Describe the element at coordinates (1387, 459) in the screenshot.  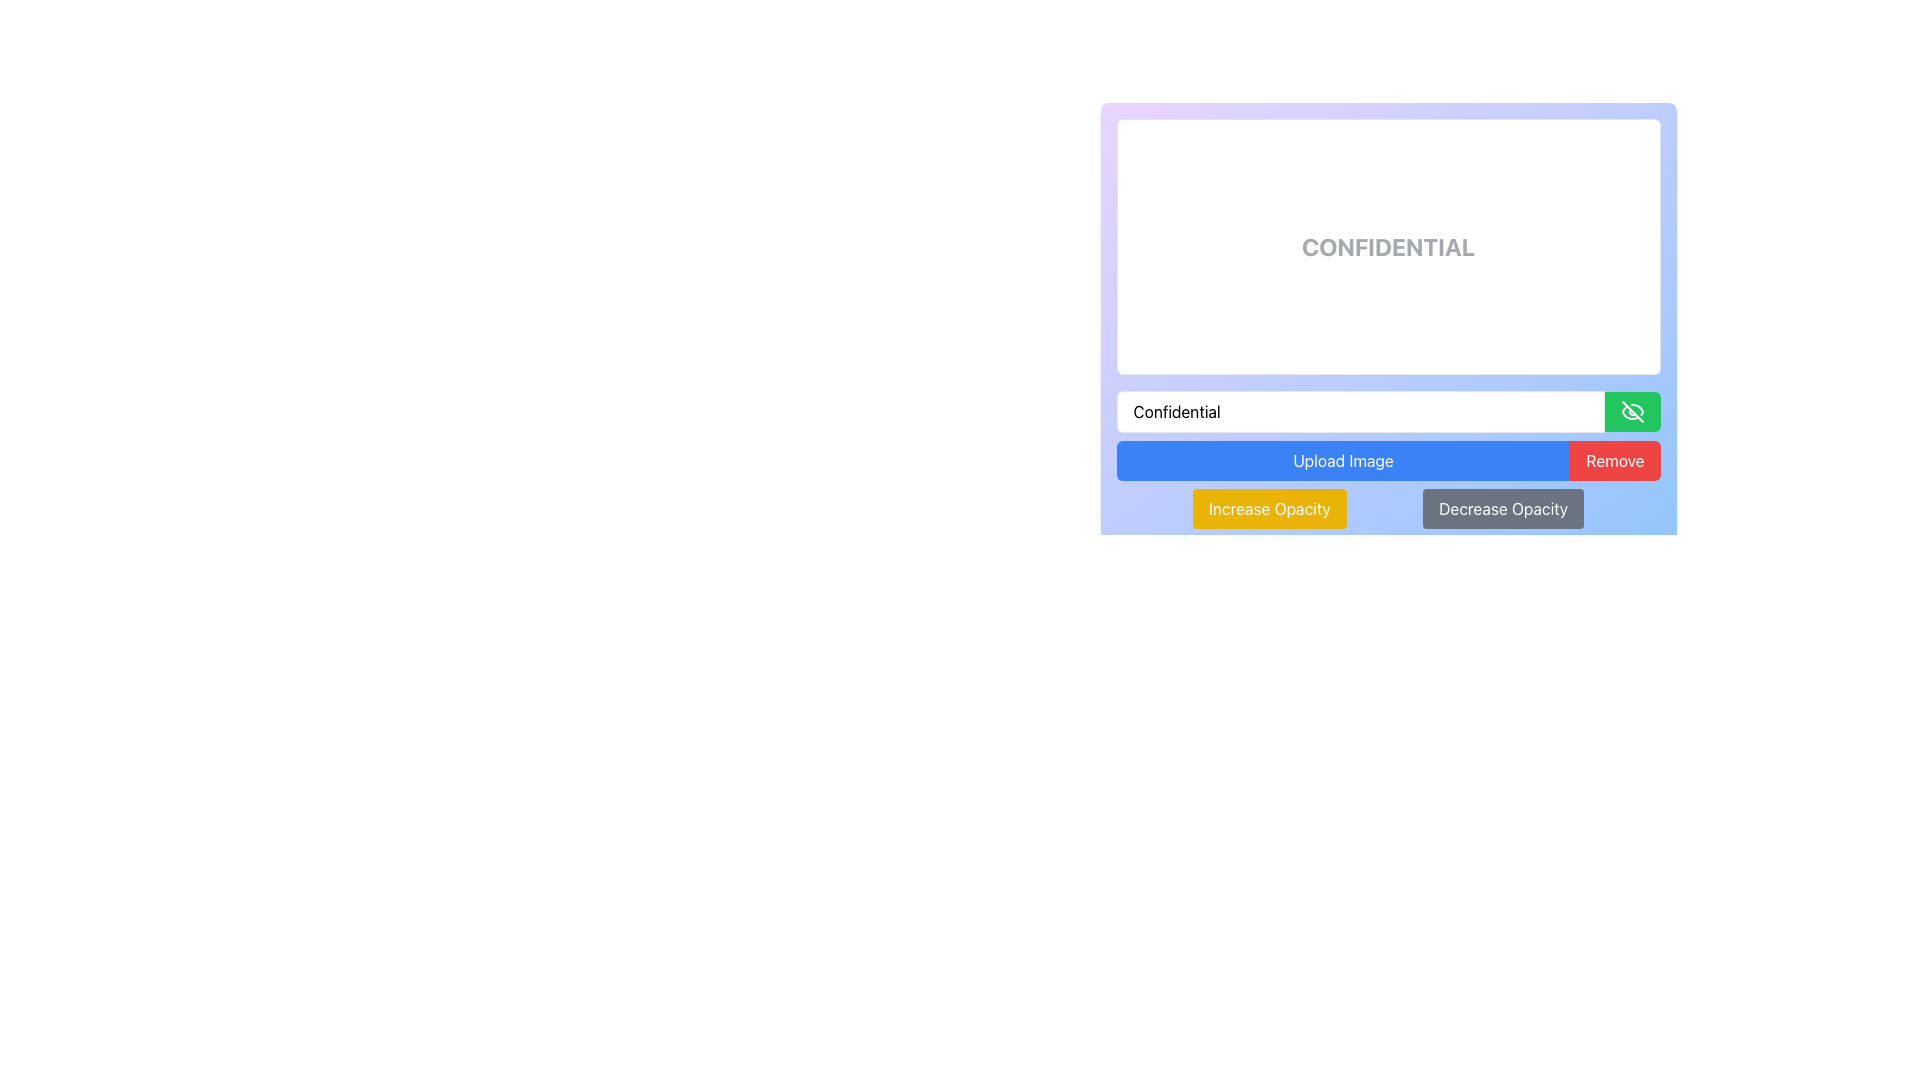
I see `the 'Upload Image' button in the Composite UI block that contains interactive buttons and a text input field, located beneath the 'Confidential' section` at that location.